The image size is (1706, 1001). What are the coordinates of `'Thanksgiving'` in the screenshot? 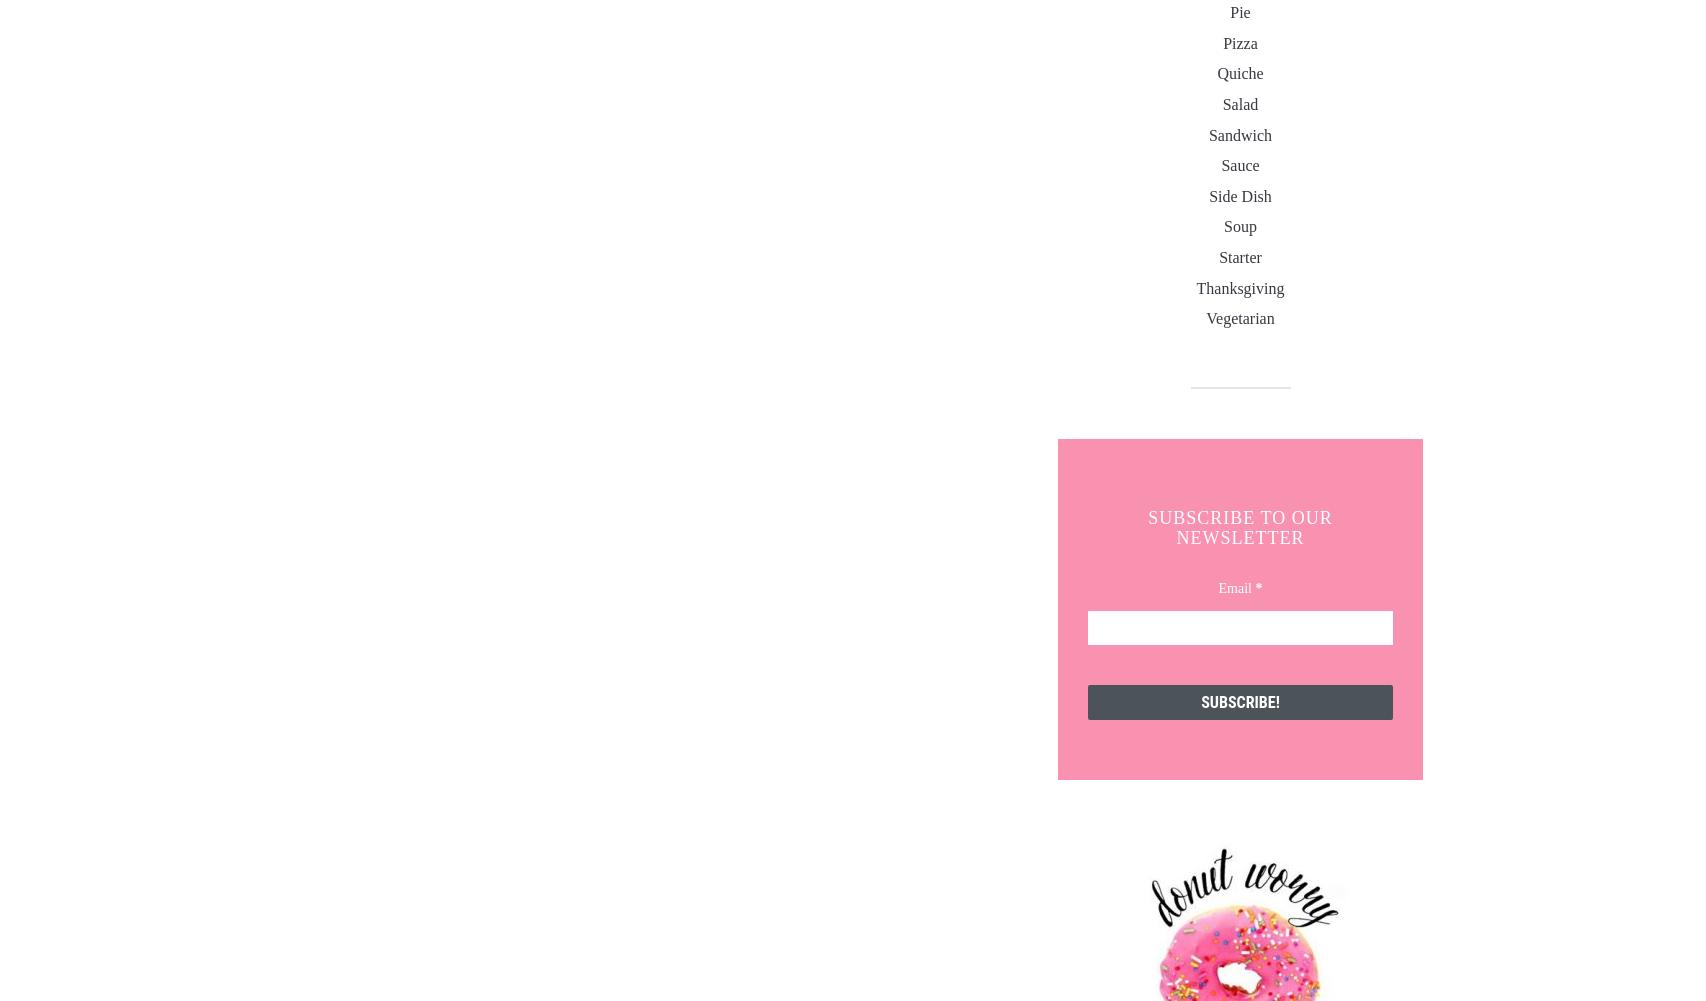 It's located at (1239, 287).